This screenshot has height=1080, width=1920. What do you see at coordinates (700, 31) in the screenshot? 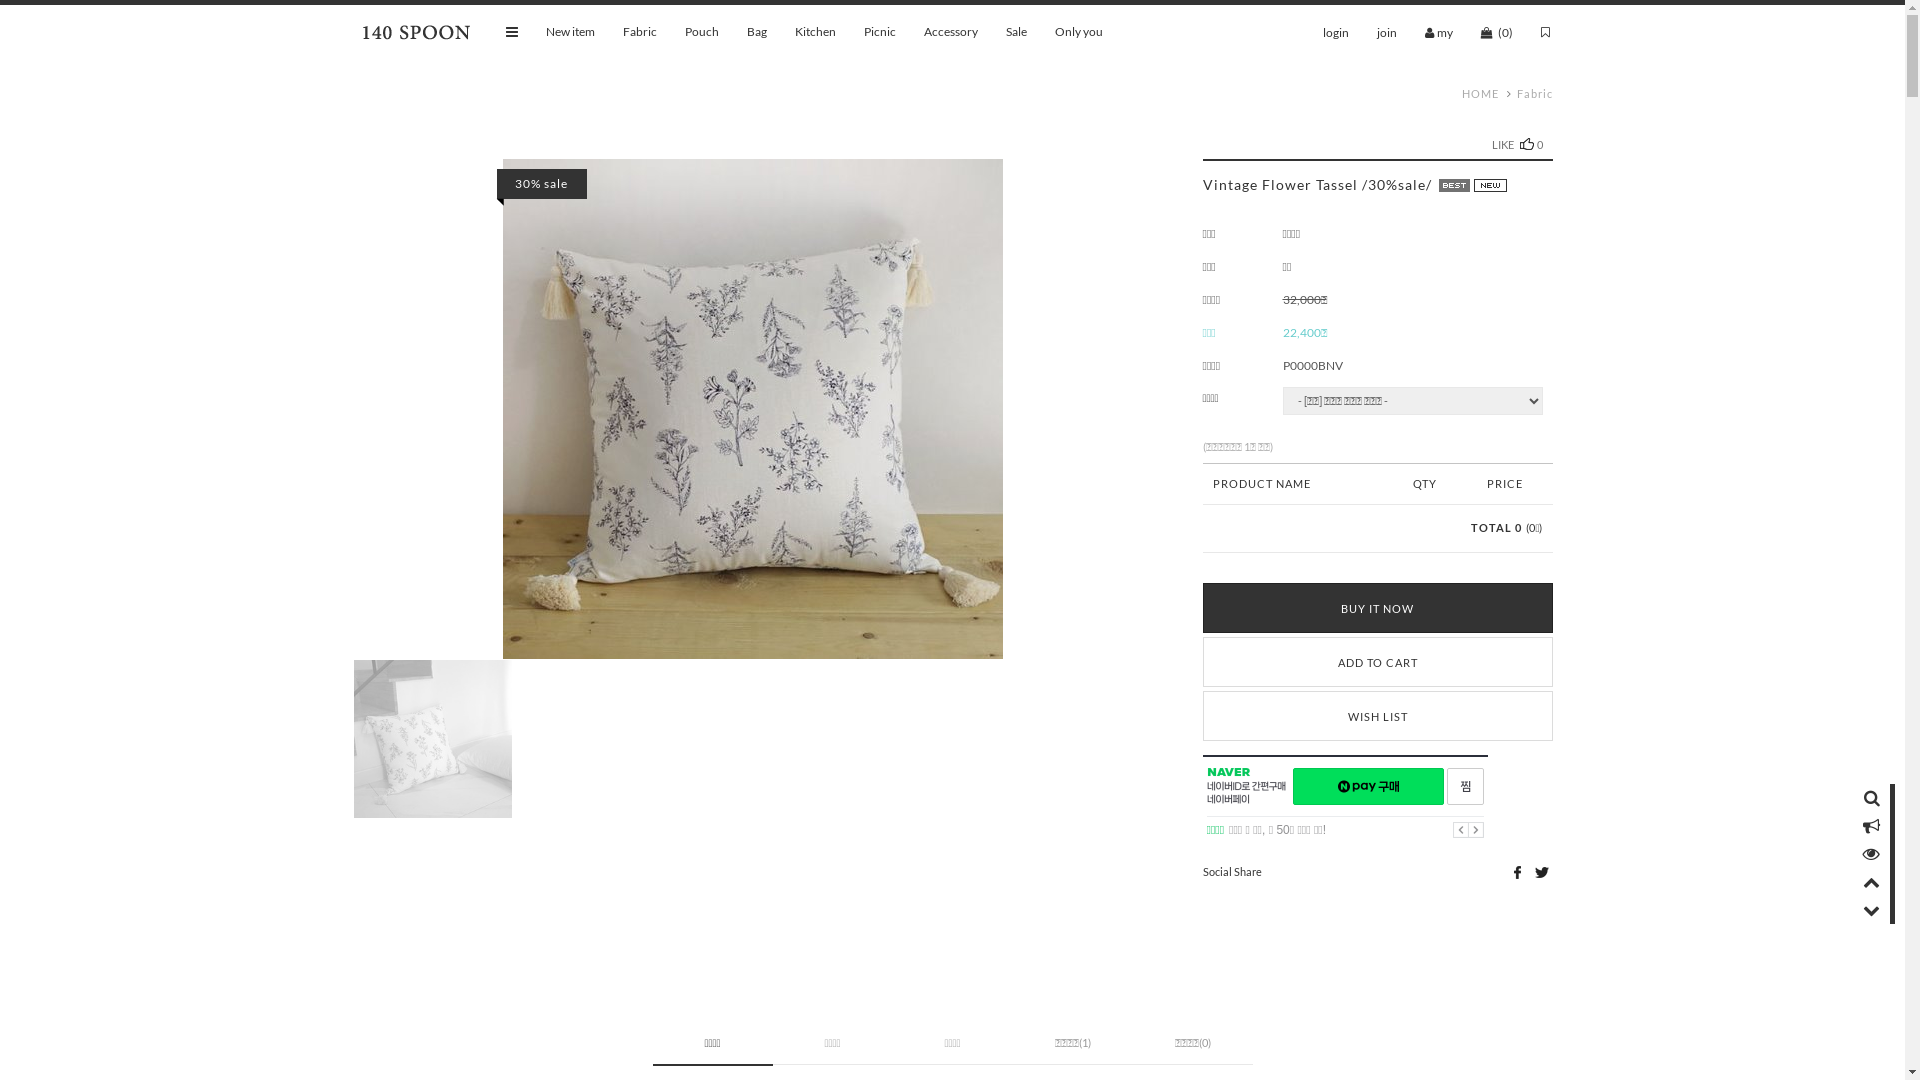
I see `'Pouch'` at bounding box center [700, 31].